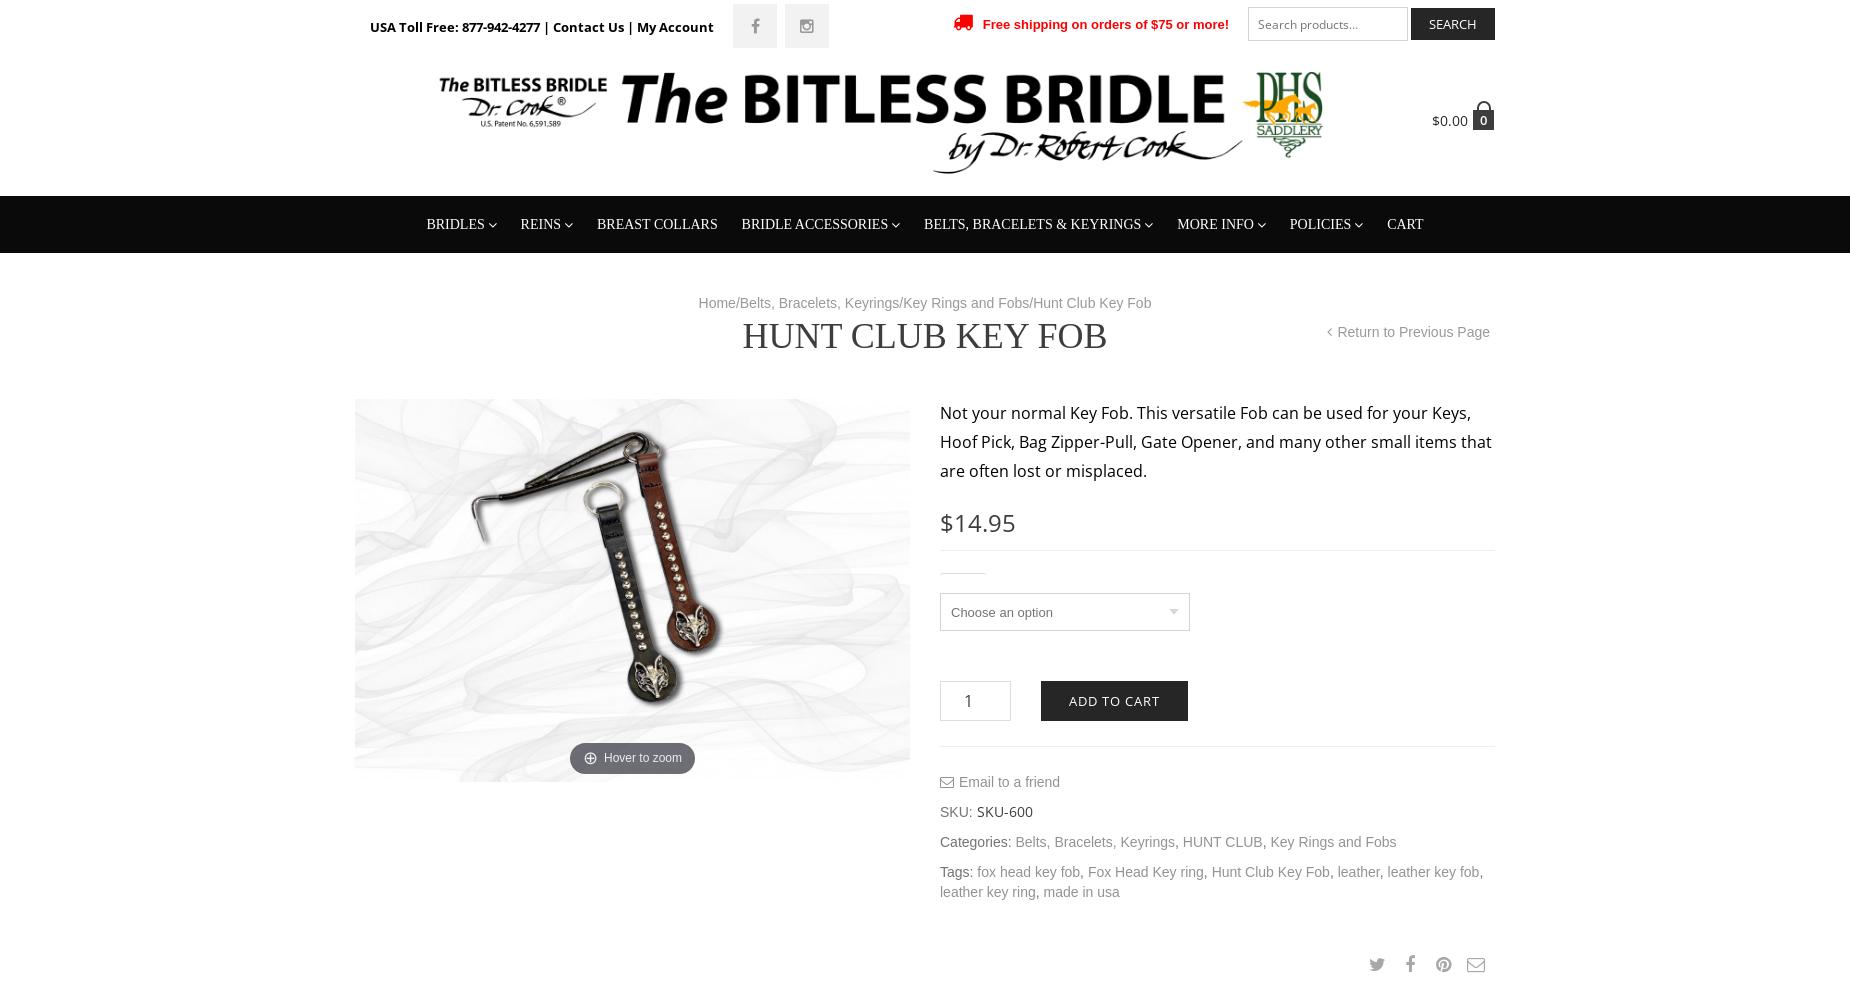 The image size is (1850, 1000). Describe the element at coordinates (1358, 282) in the screenshot. I see `'Shipping & Returns'` at that location.